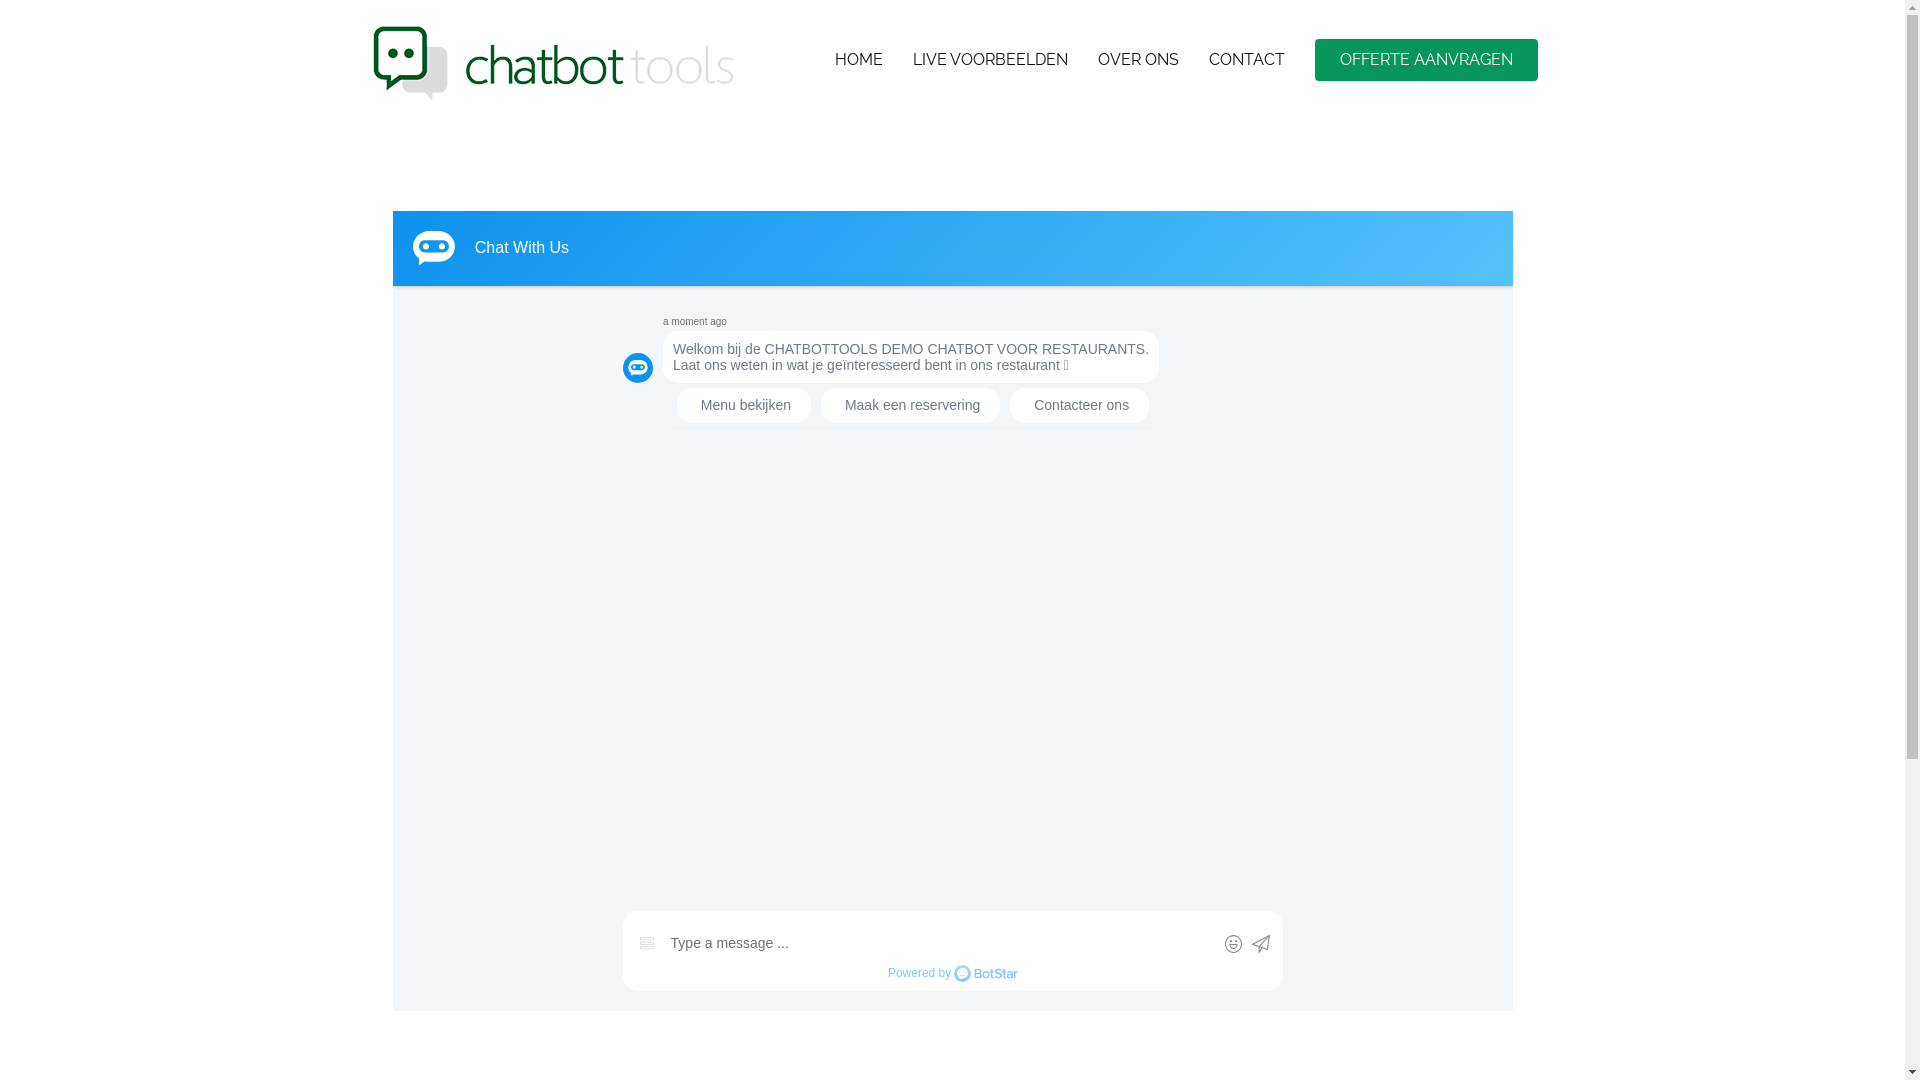  Describe the element at coordinates (989, 59) in the screenshot. I see `'LIVE VOORBEELDEN'` at that location.